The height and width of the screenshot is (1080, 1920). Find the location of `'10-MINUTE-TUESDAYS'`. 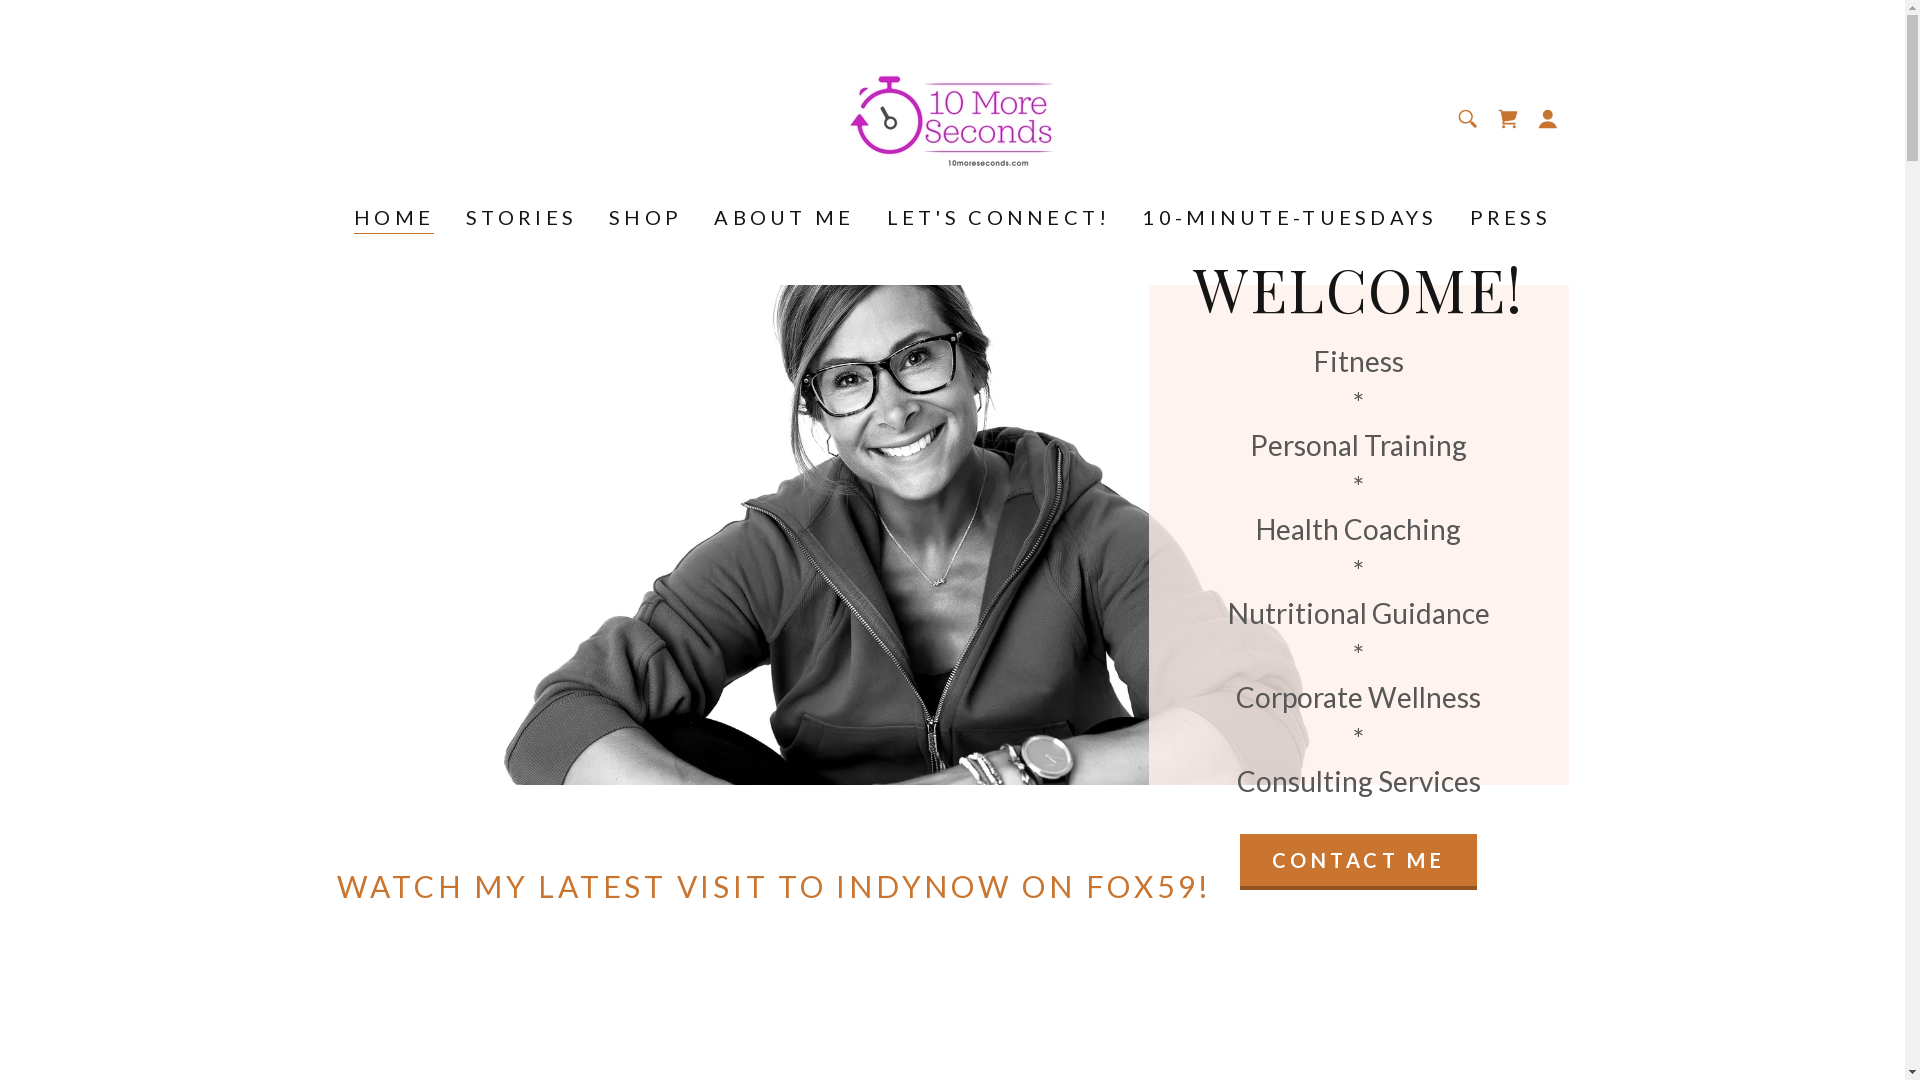

'10-MINUTE-TUESDAYS' is located at coordinates (1289, 216).